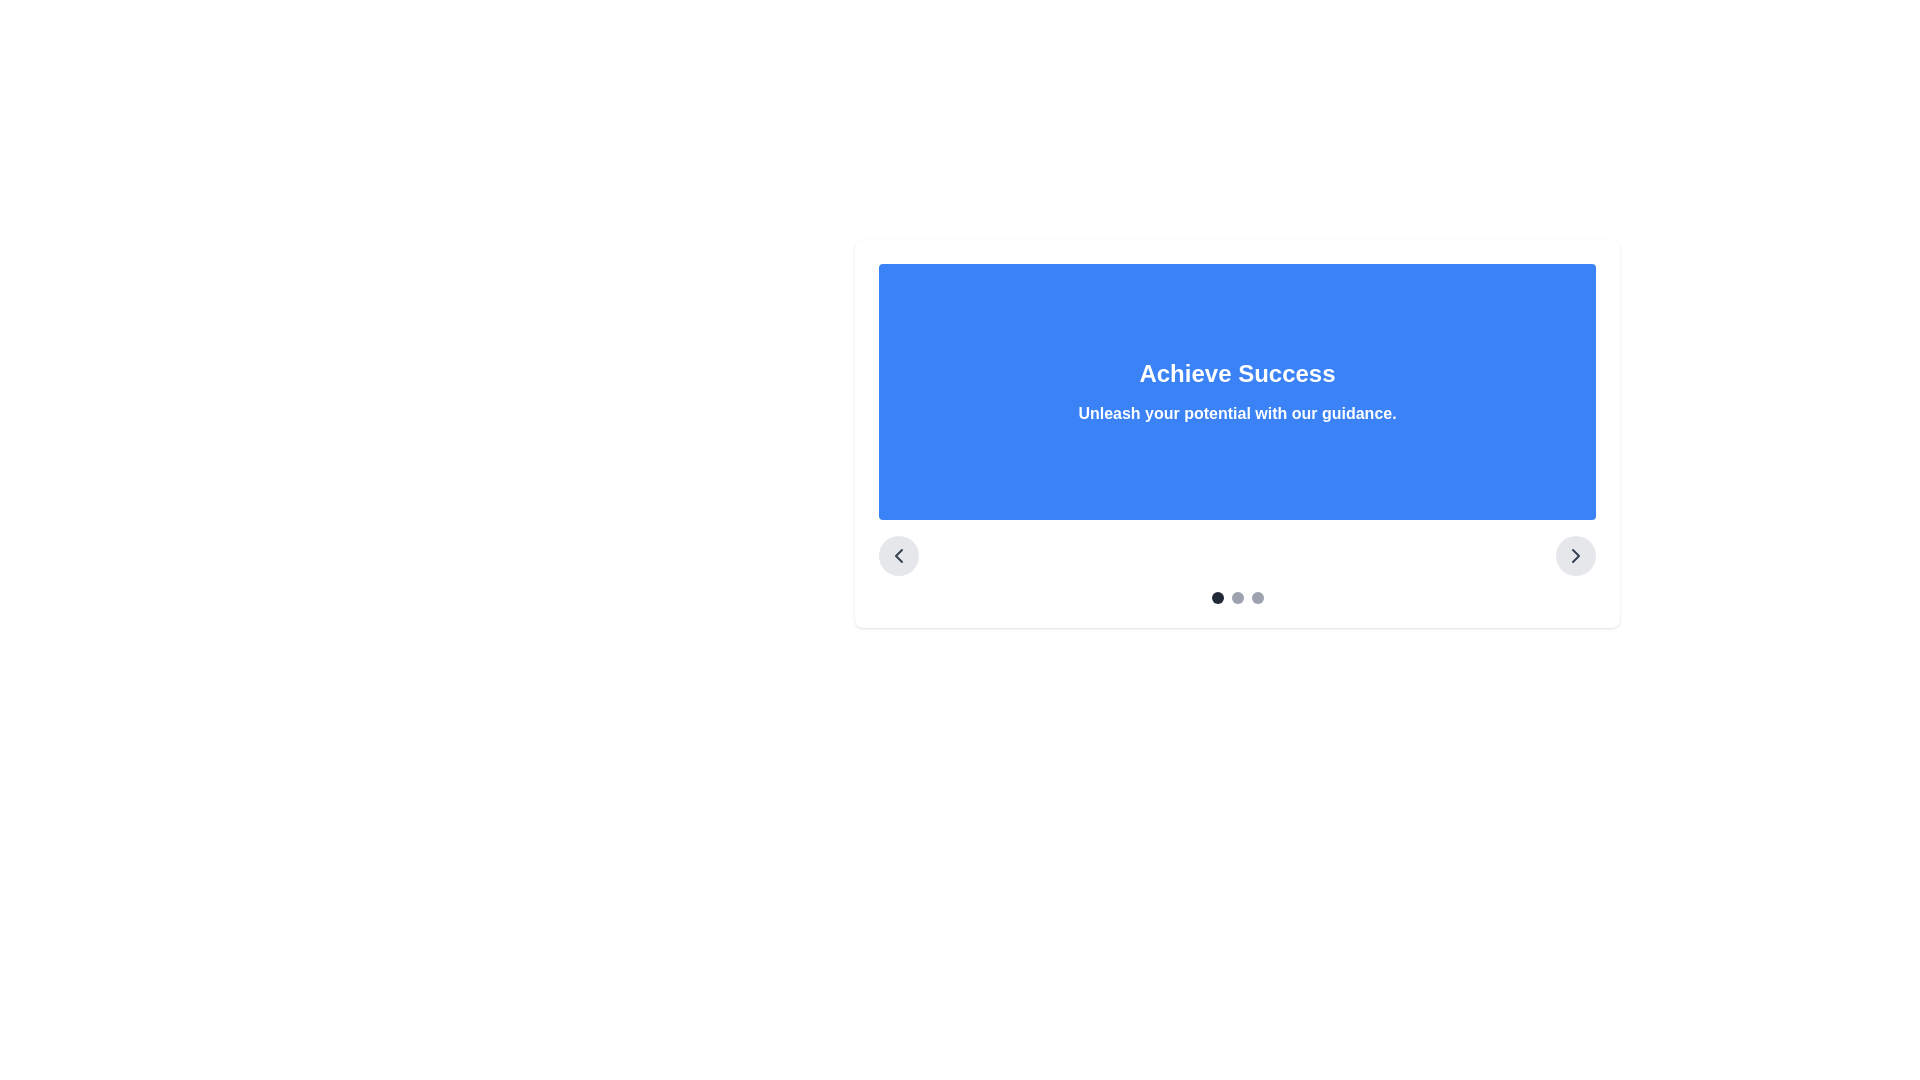 The height and width of the screenshot is (1080, 1920). Describe the element at coordinates (1574, 555) in the screenshot. I see `the circular button with a light gray background and a right-pointing arrow icon` at that location.